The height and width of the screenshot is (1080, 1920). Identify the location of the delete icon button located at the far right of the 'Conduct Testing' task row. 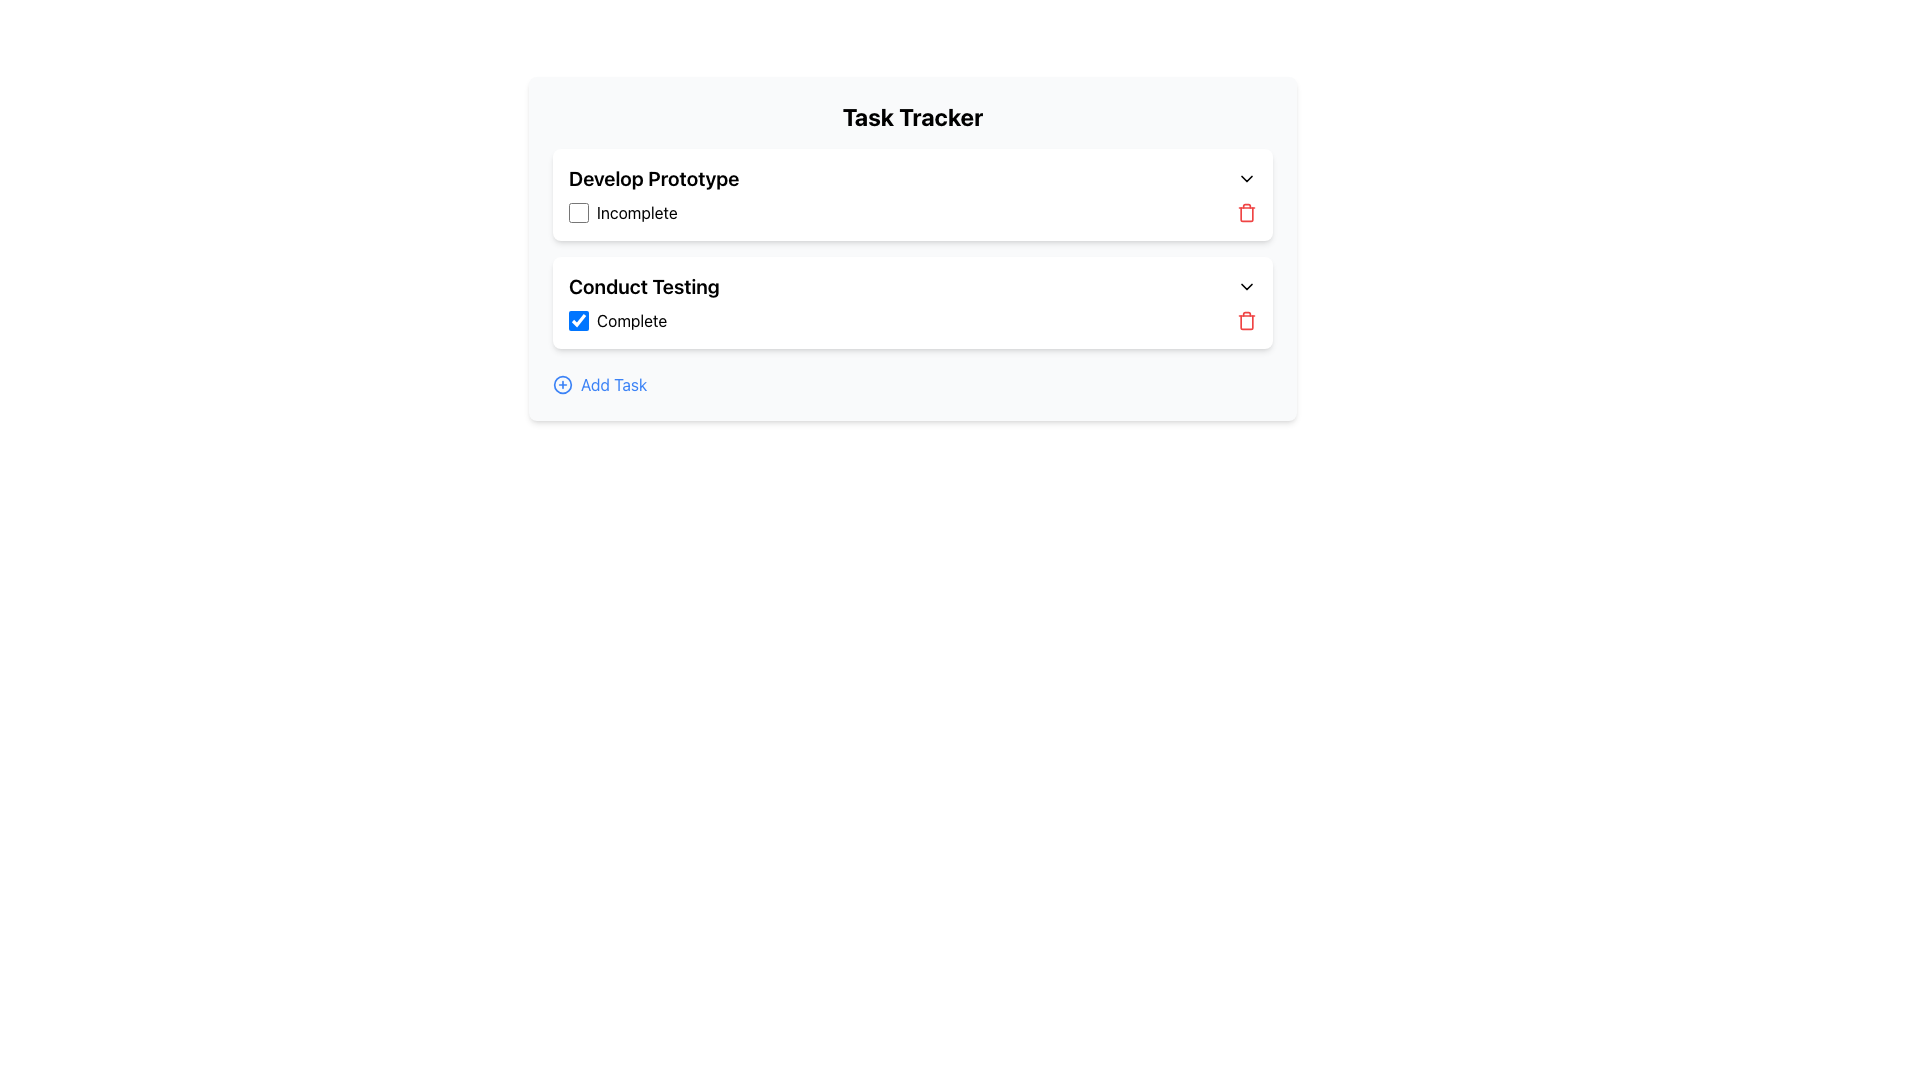
(1246, 319).